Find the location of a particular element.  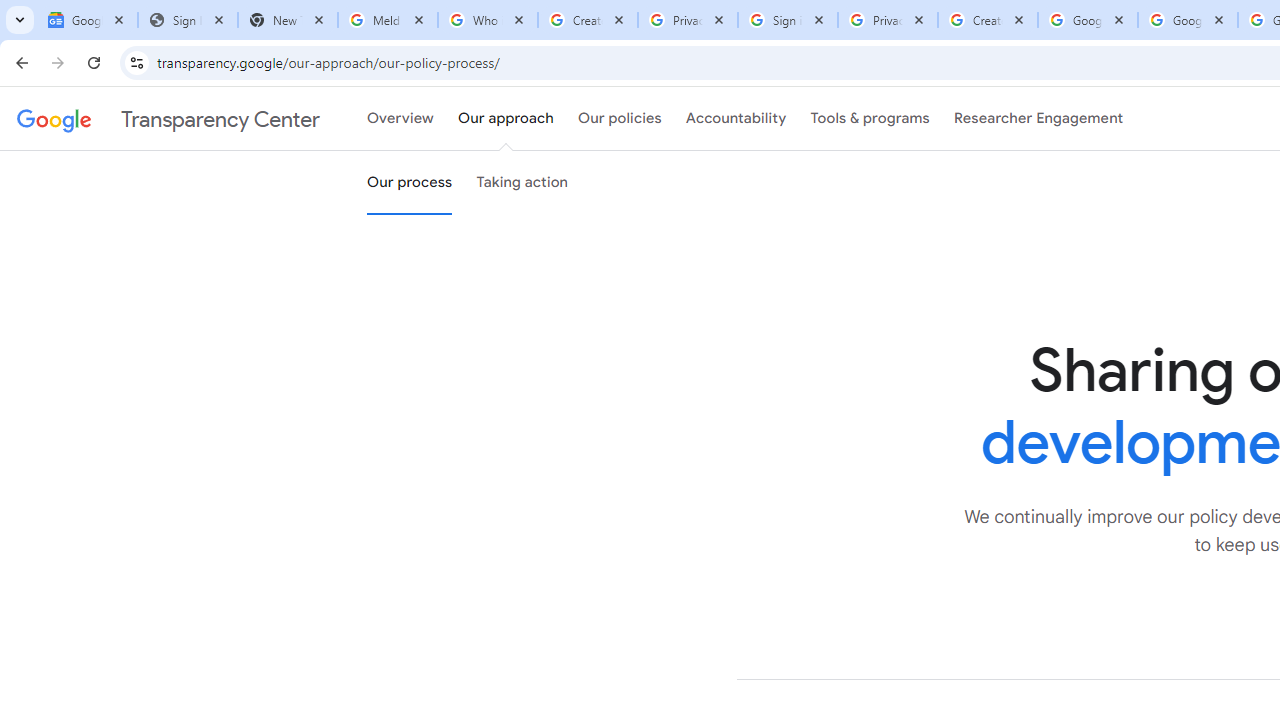

'Accountability' is located at coordinates (735, 119).